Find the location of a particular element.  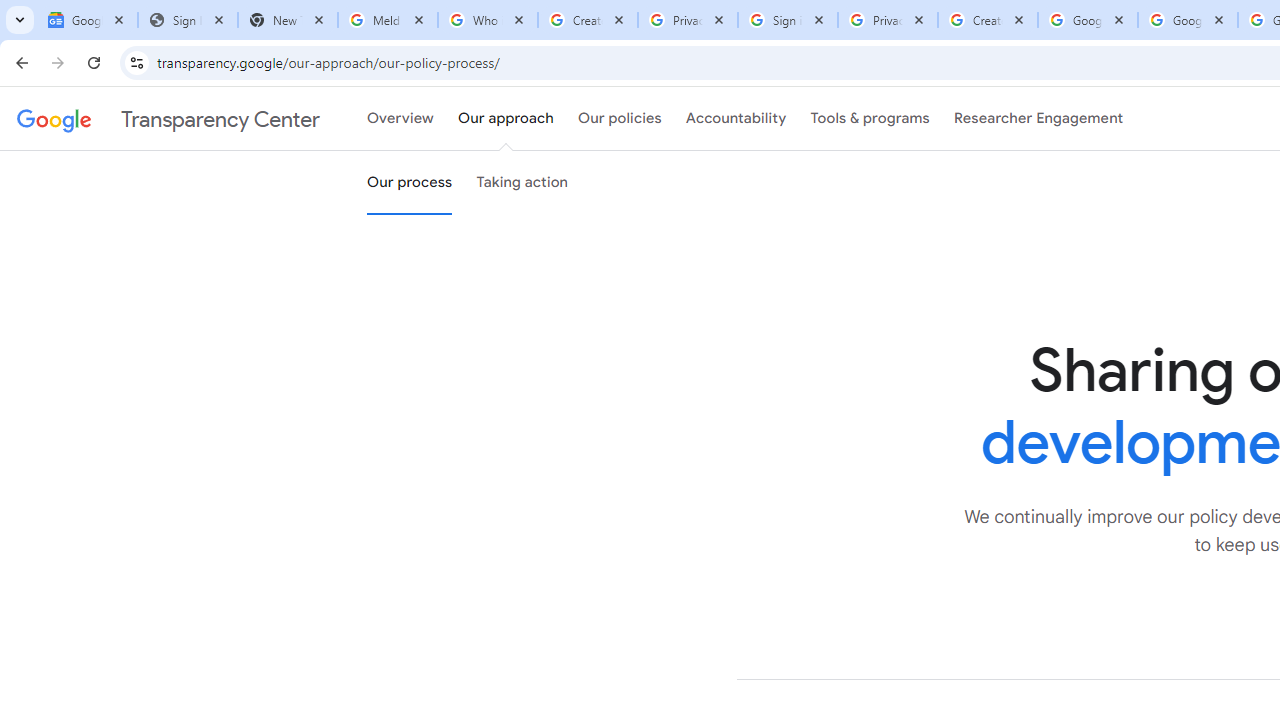

'Accountability' is located at coordinates (735, 119).